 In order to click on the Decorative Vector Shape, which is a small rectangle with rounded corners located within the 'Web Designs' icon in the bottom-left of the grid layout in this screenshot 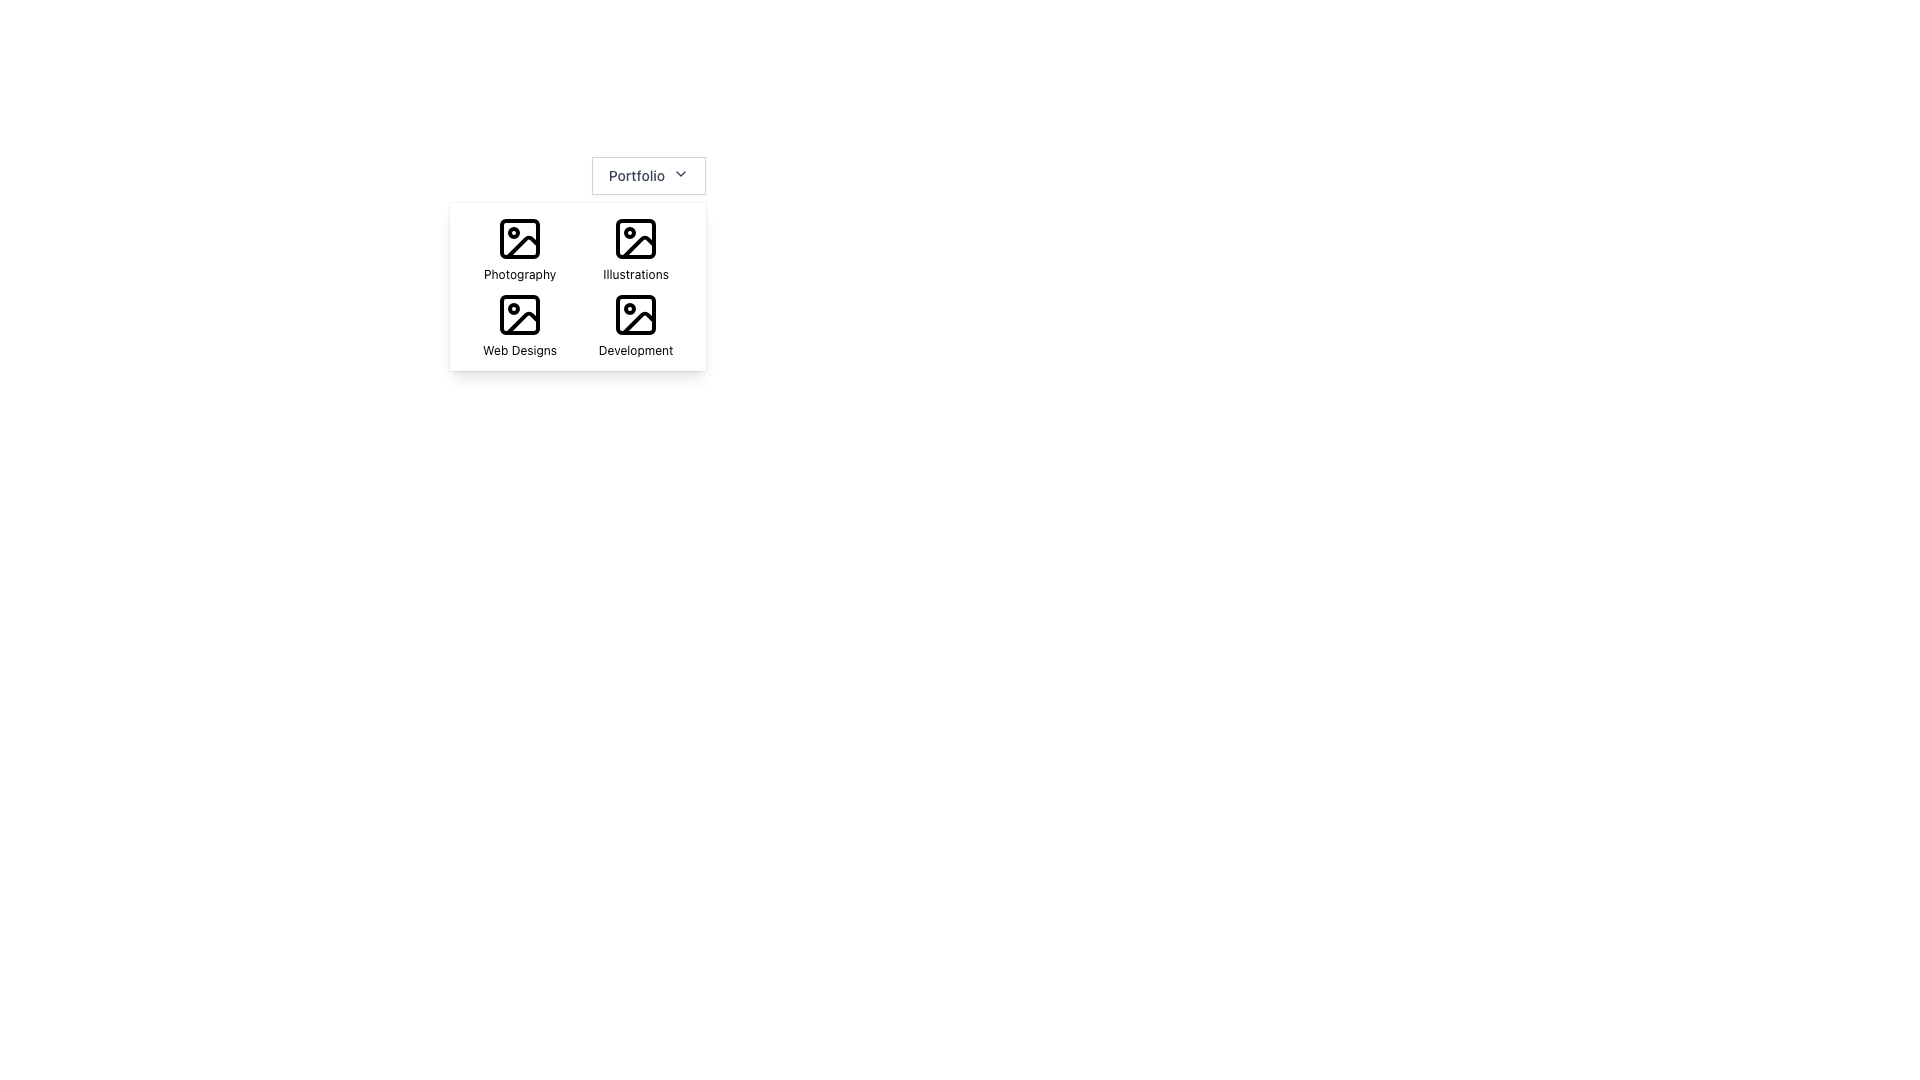, I will do `click(520, 315)`.